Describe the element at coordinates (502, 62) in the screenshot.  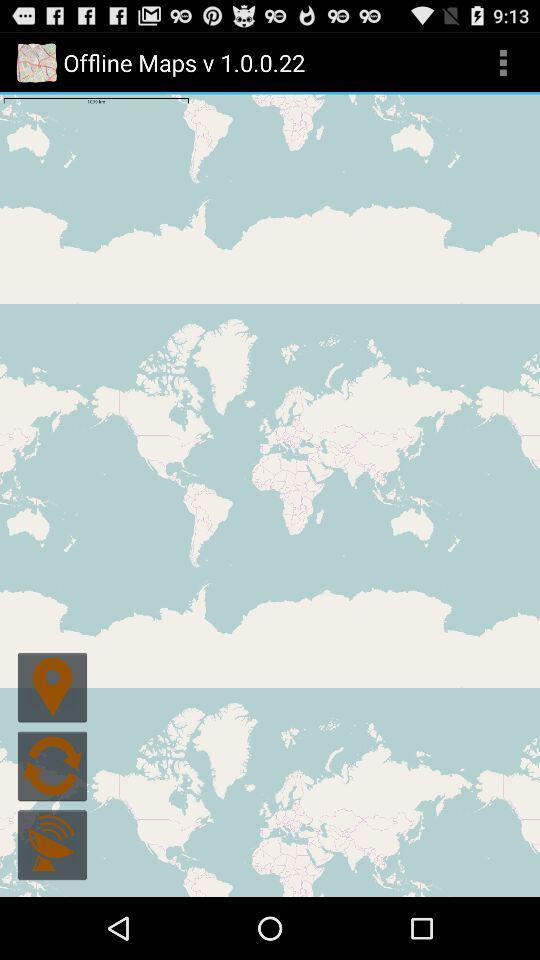
I see `icon at the top right corner` at that location.